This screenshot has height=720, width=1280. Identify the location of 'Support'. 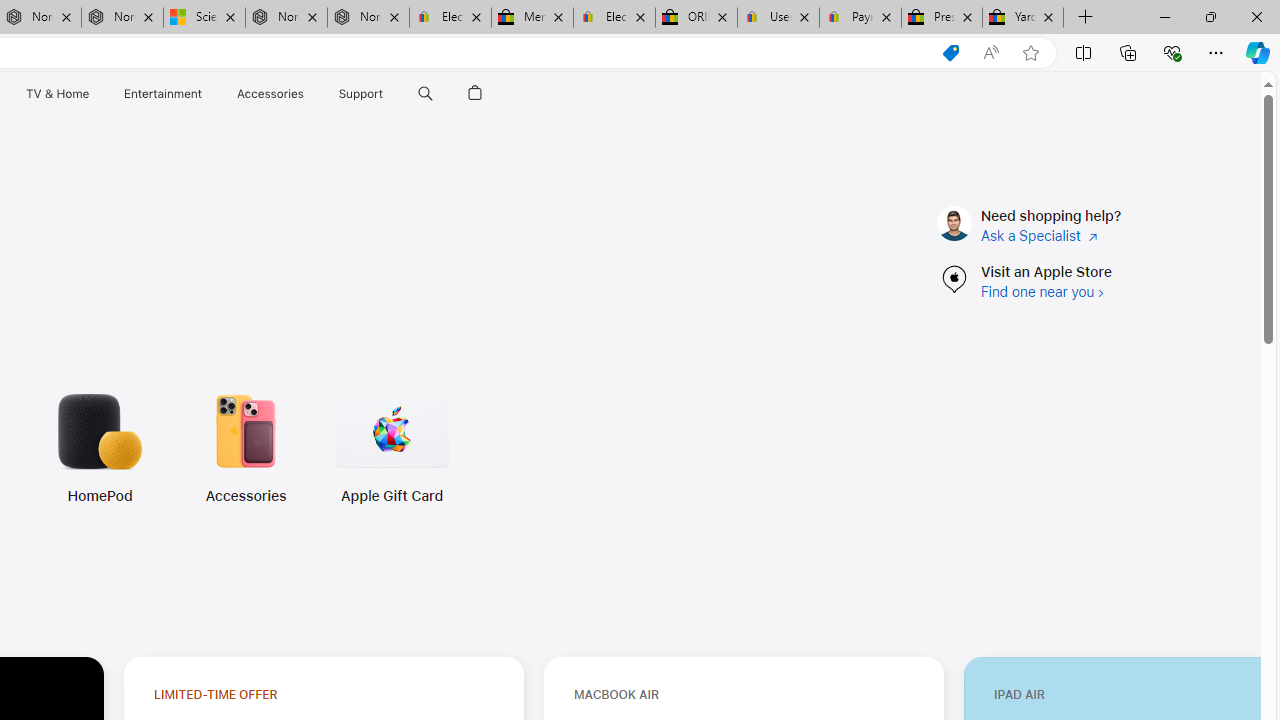
(361, 93).